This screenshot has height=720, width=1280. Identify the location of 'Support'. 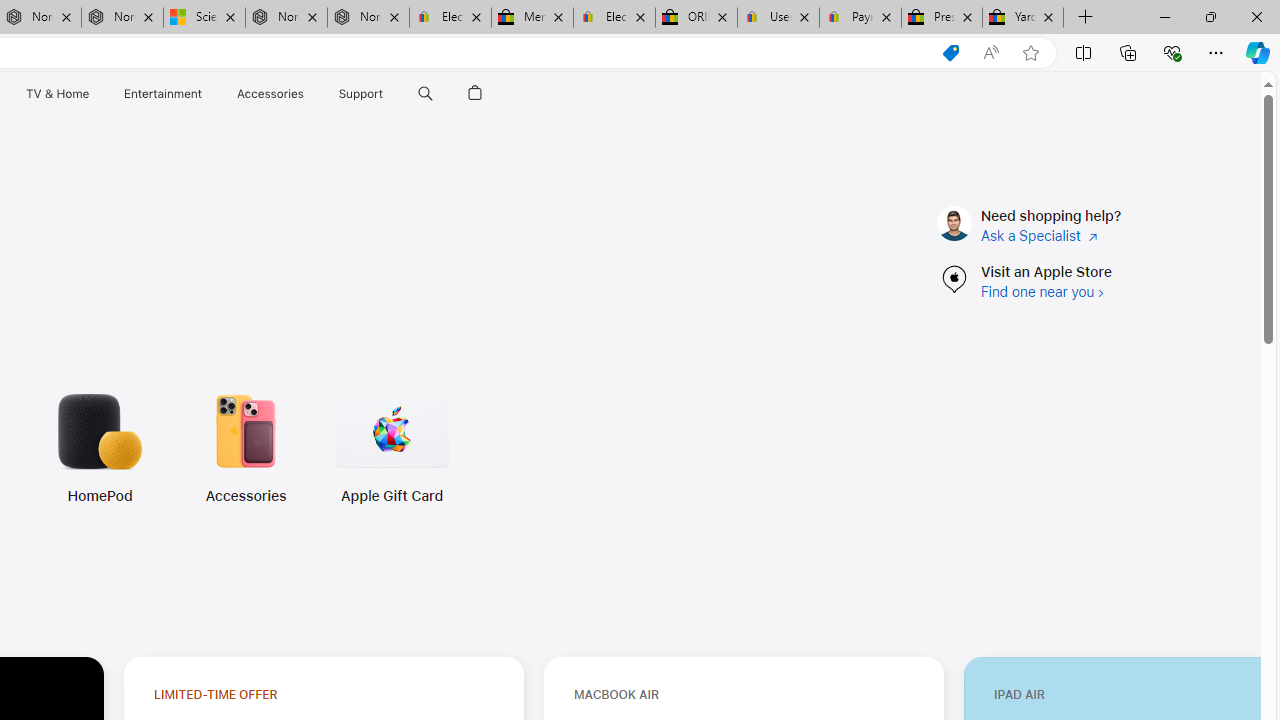
(361, 93).